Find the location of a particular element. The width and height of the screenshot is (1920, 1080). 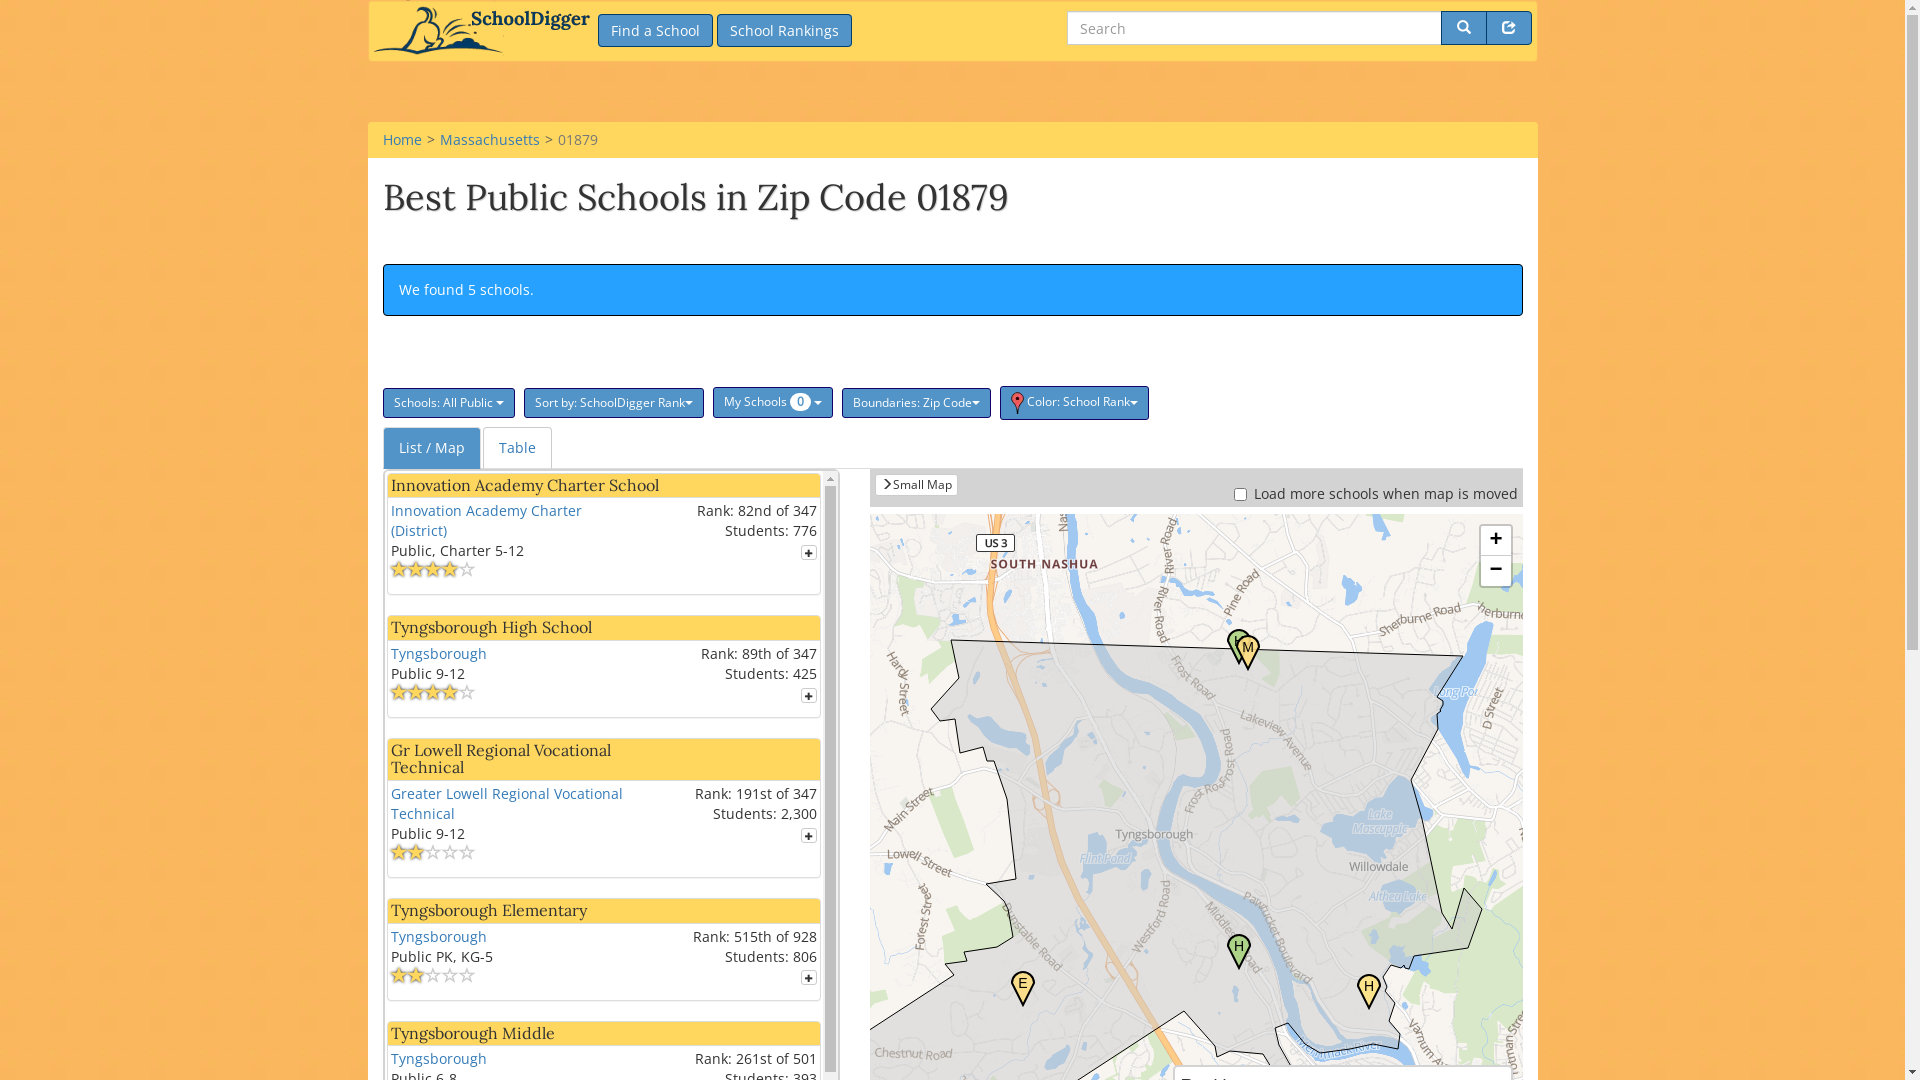

'School Rankings' is located at coordinates (782, 30).